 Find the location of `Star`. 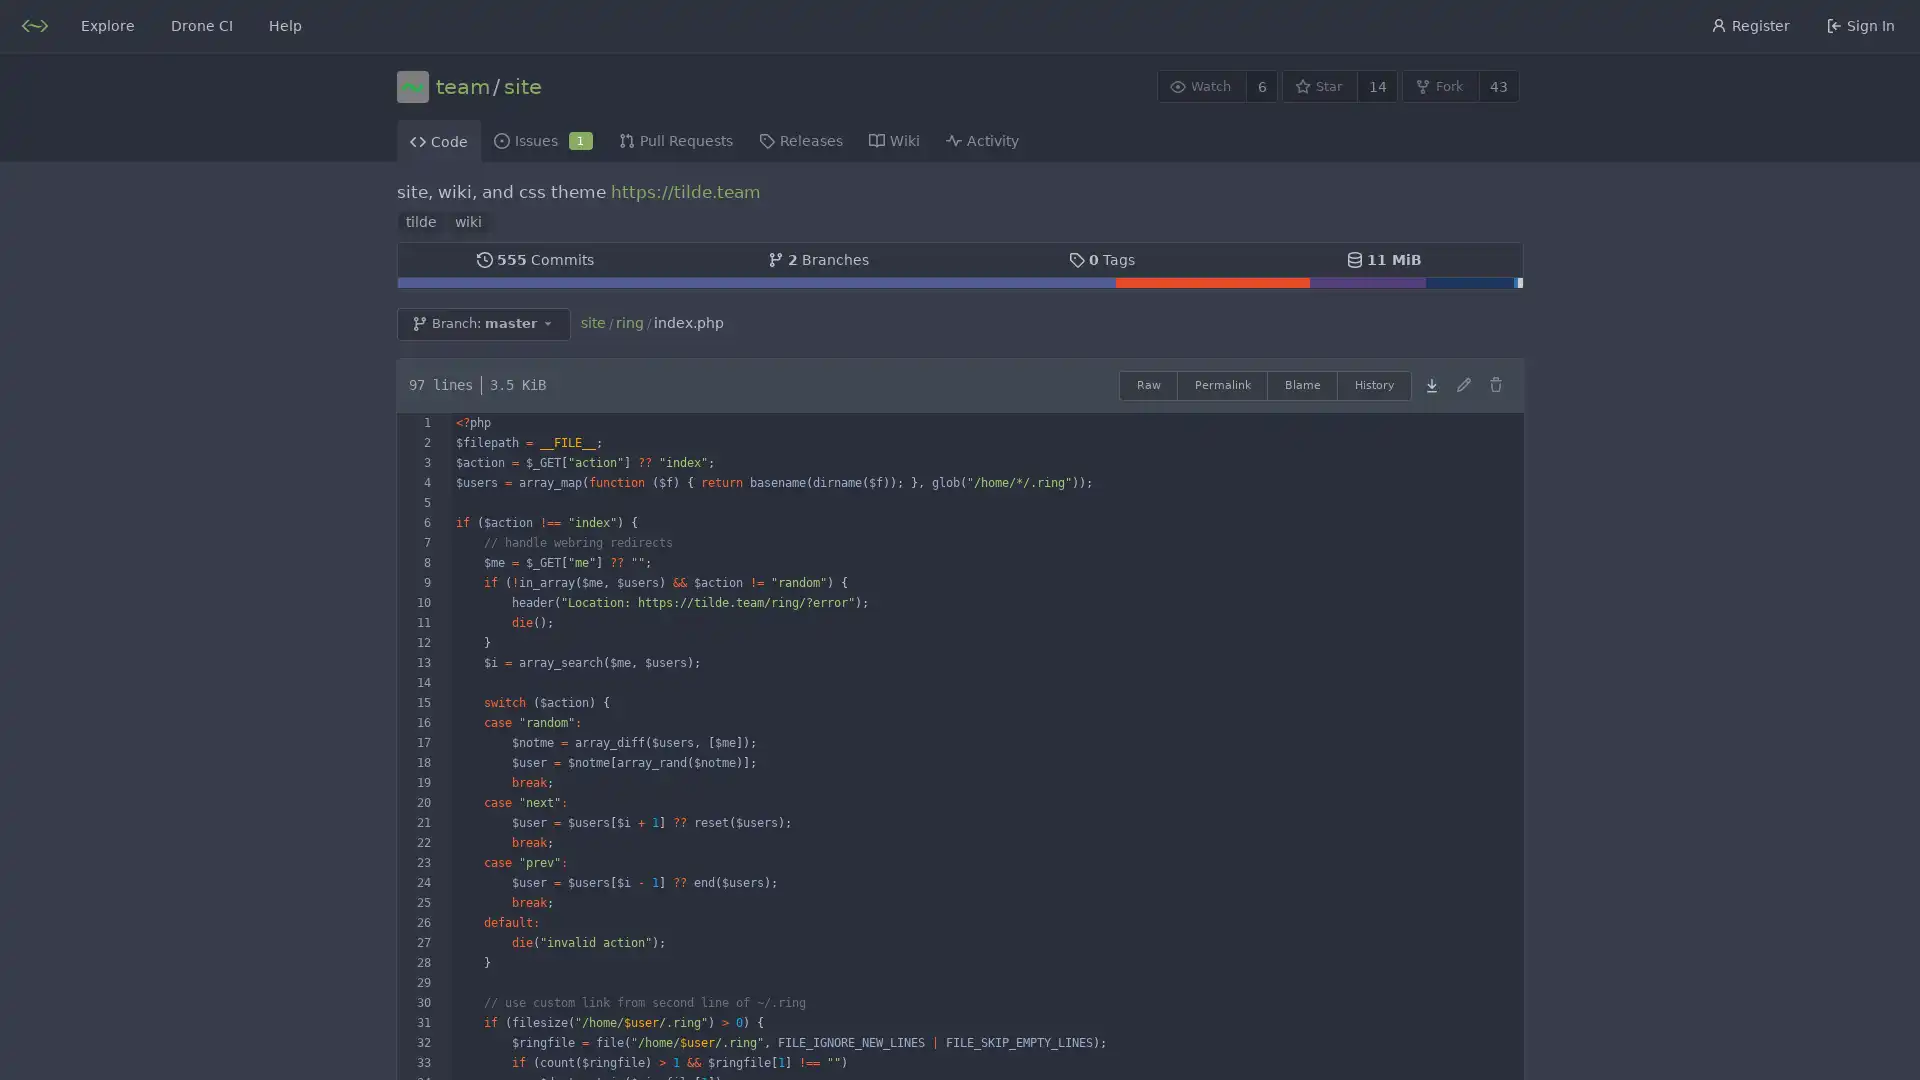

Star is located at coordinates (1319, 85).